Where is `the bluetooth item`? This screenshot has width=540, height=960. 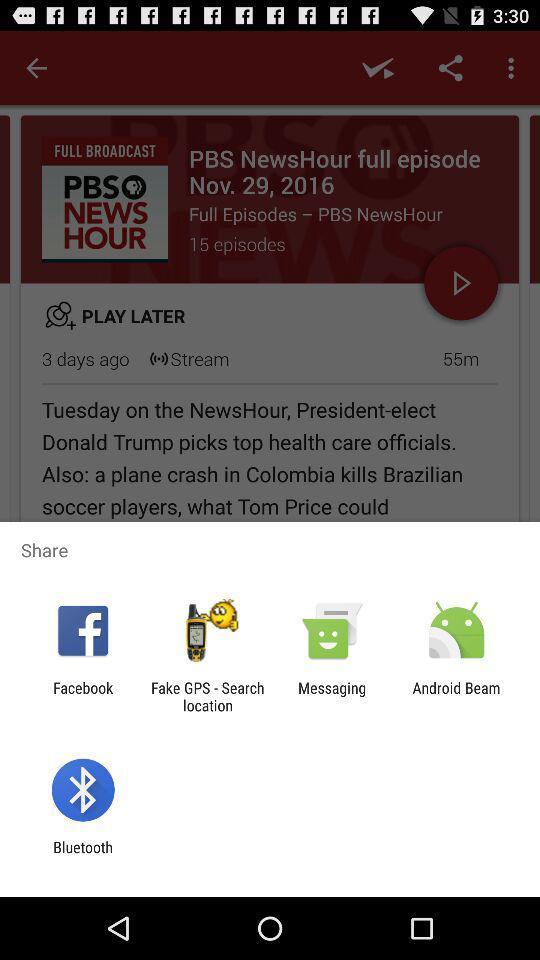 the bluetooth item is located at coordinates (82, 855).